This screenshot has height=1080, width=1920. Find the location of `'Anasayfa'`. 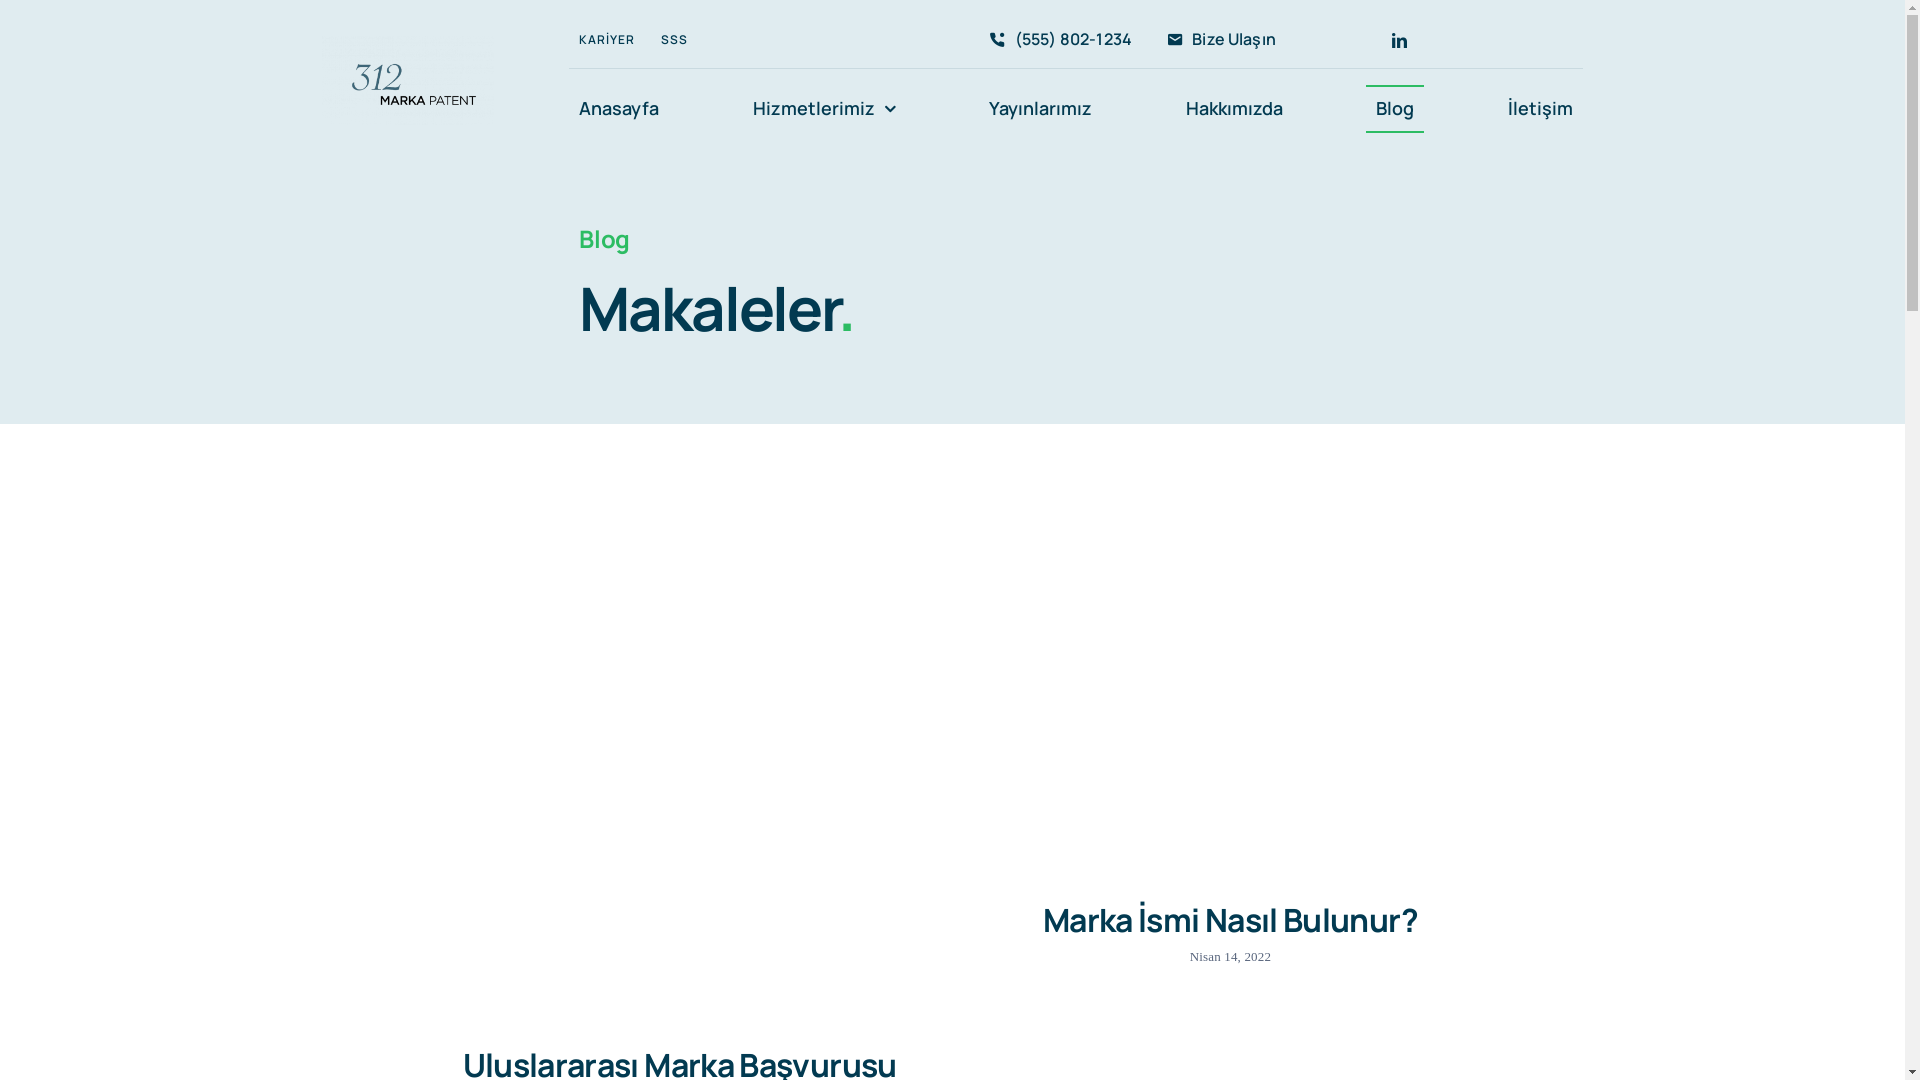

'Anasayfa' is located at coordinates (568, 108).